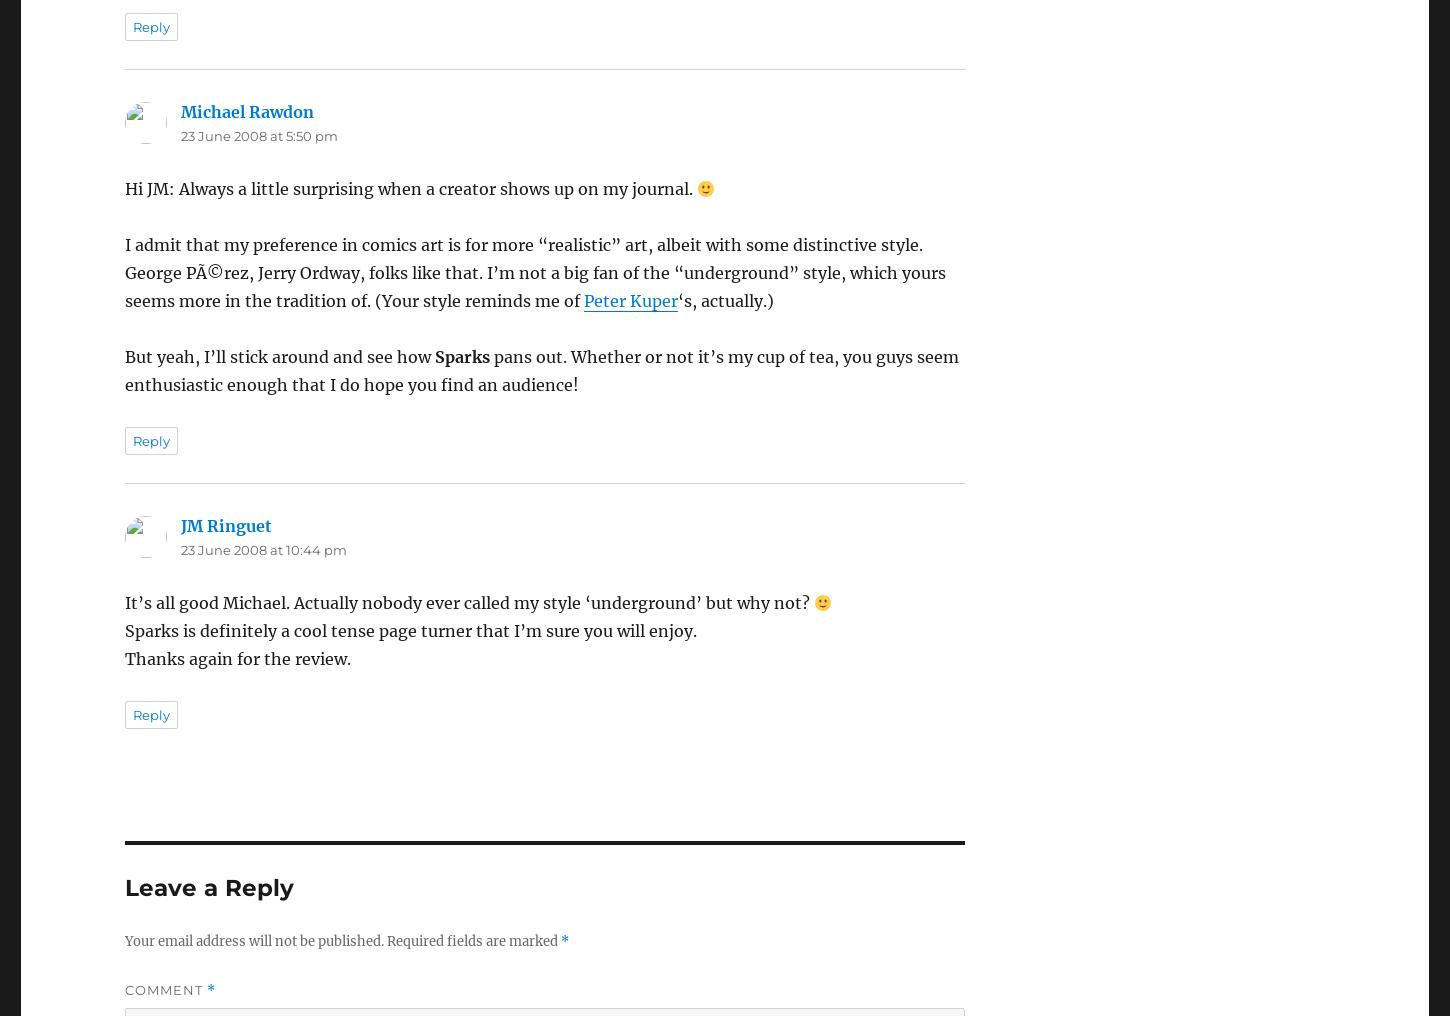 The height and width of the screenshot is (1016, 1450). What do you see at coordinates (542, 371) in the screenshot?
I see `'pans out.  Whether or not it’s my cup of tea, you guys seem enthusiastic enough that I do hope you find an audience!'` at bounding box center [542, 371].